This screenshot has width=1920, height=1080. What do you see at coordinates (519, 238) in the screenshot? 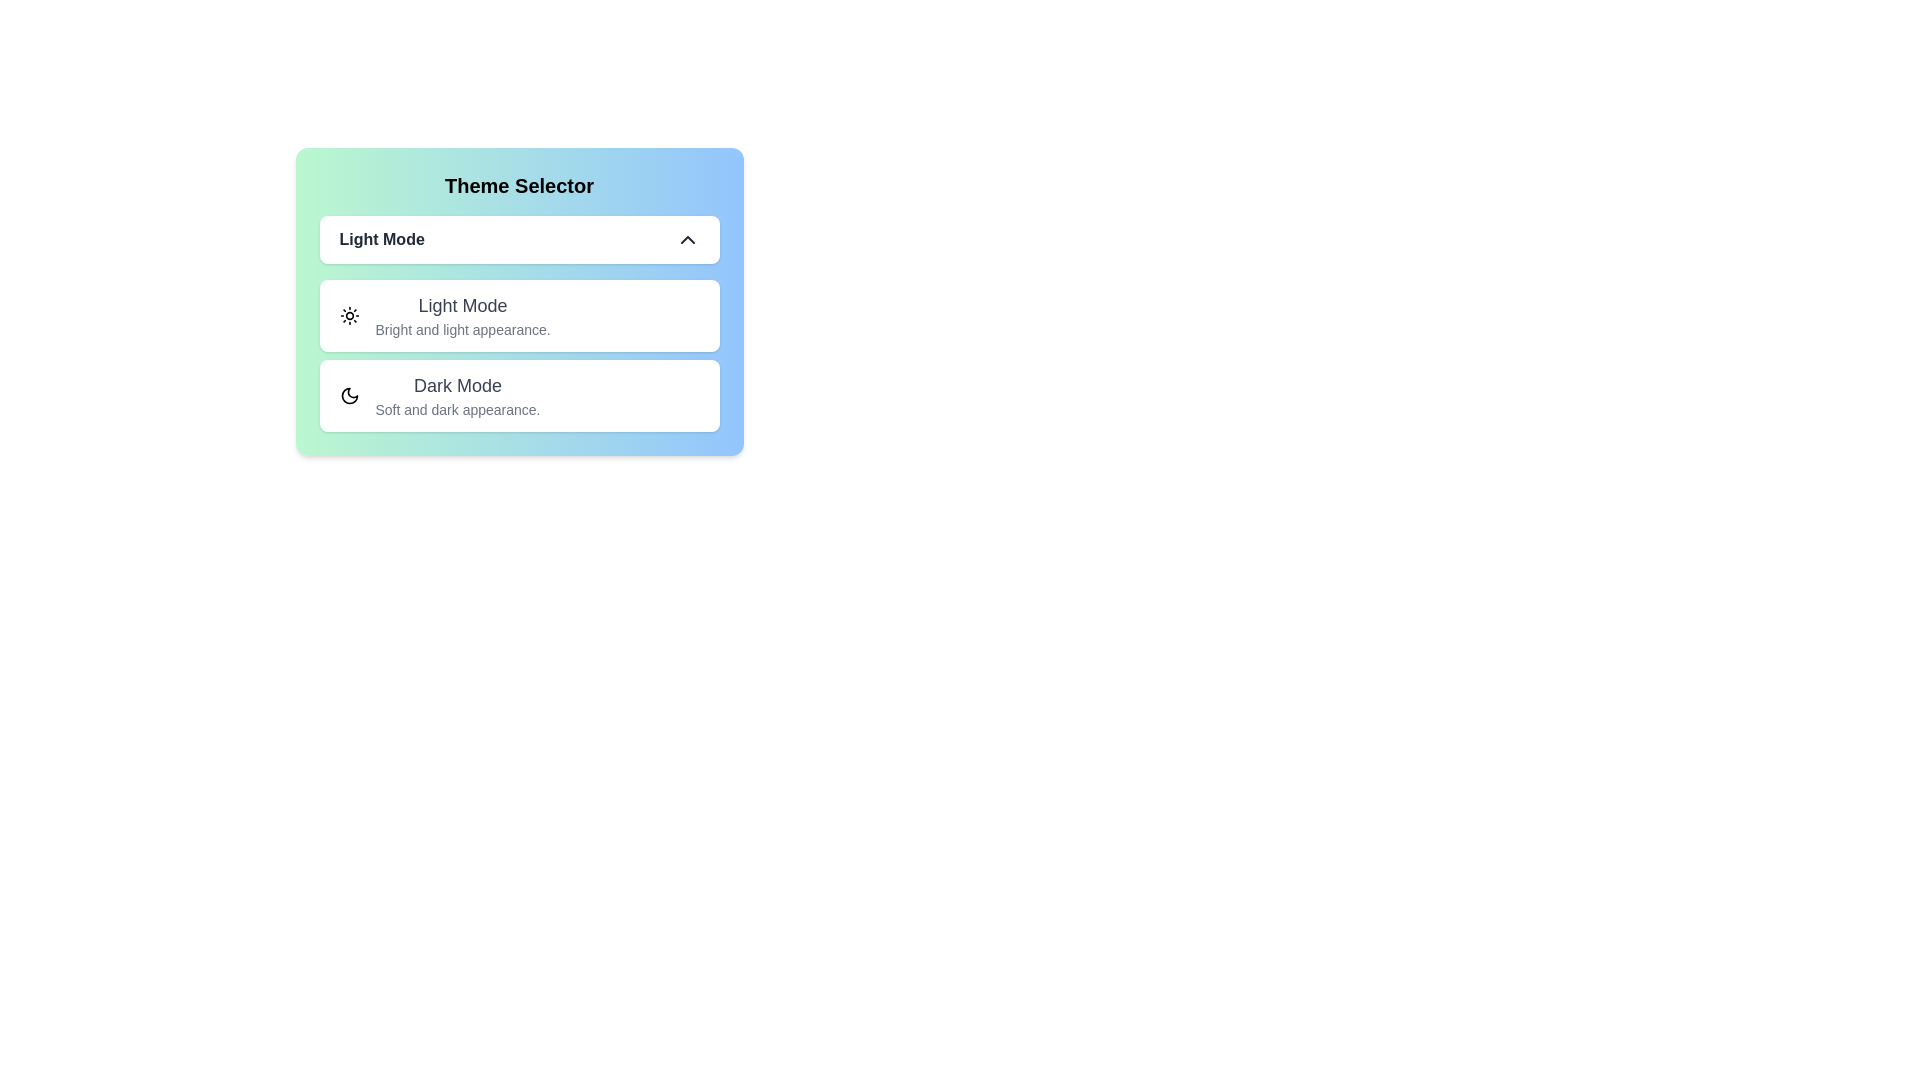
I see `the button labeled 'Light Mode' to toggle the visibility of the theme menu` at bounding box center [519, 238].